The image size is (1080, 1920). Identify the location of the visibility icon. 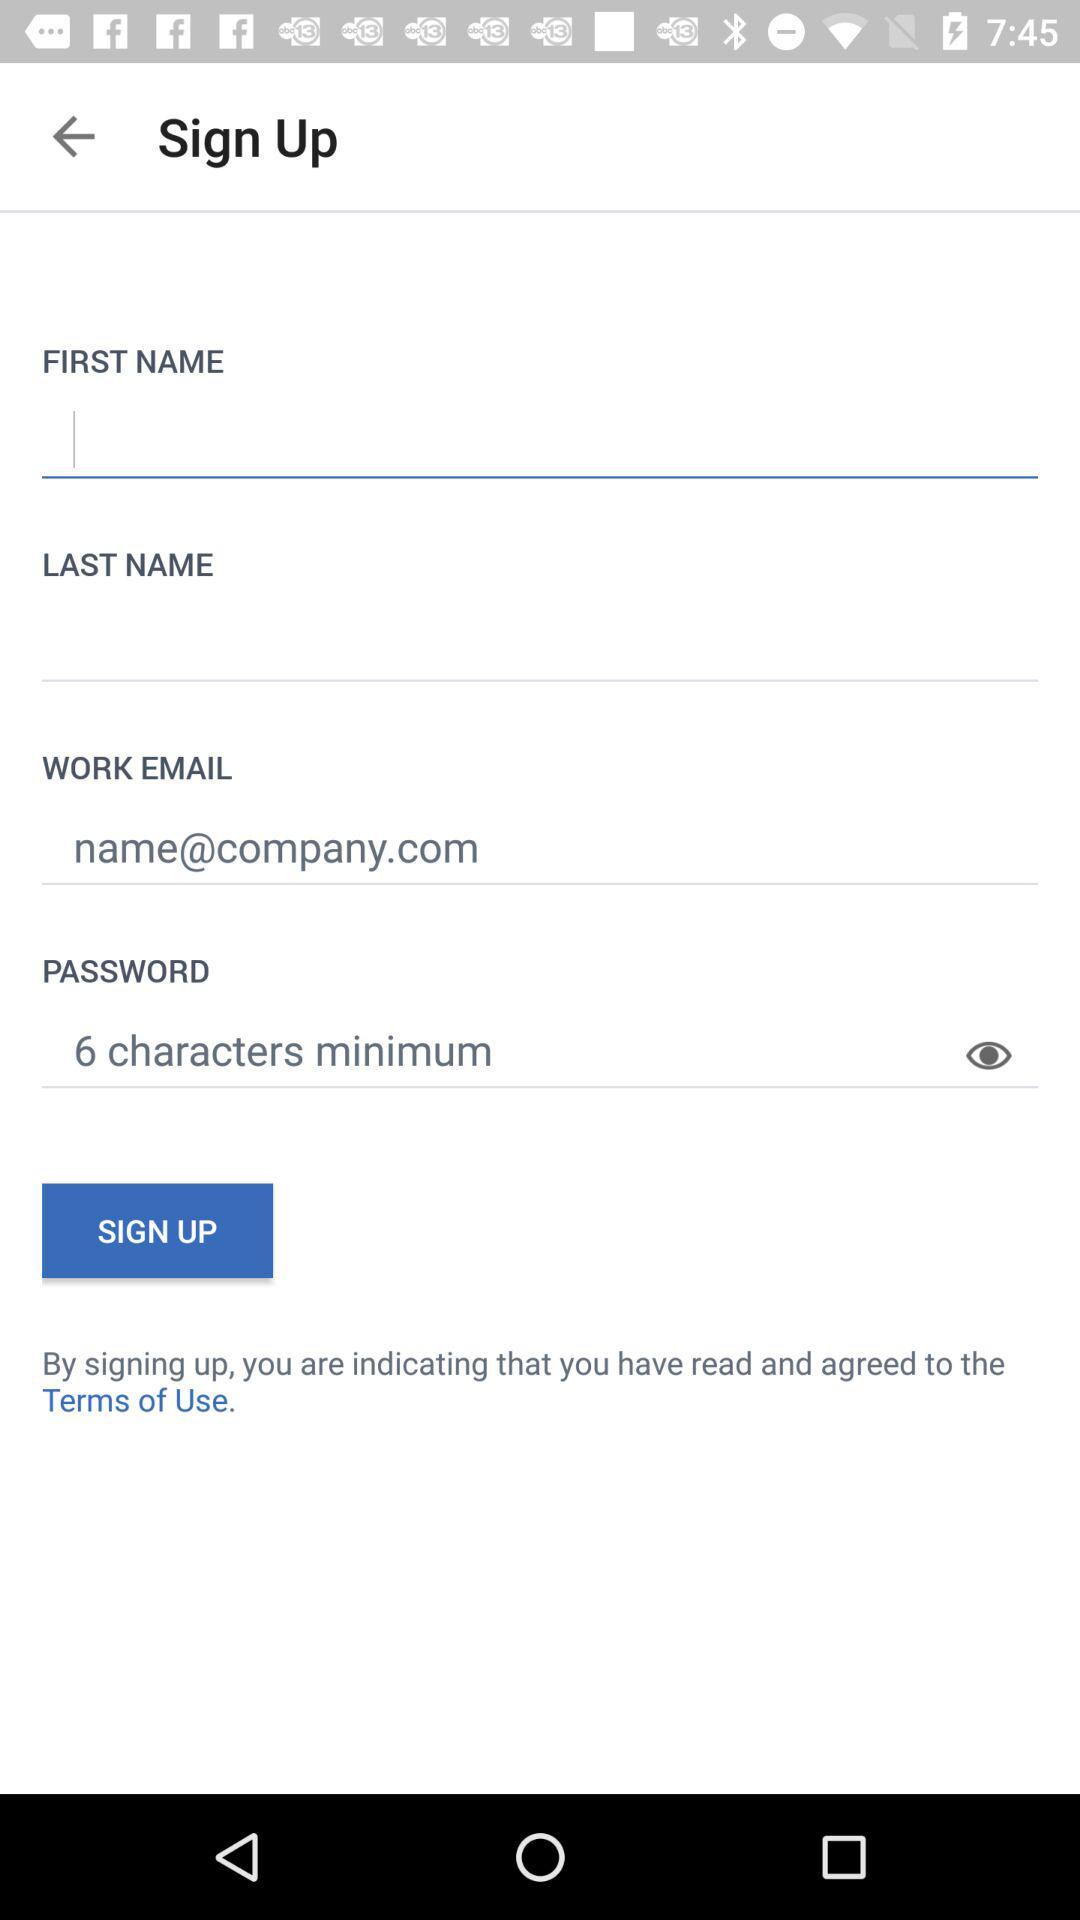
(1002, 1039).